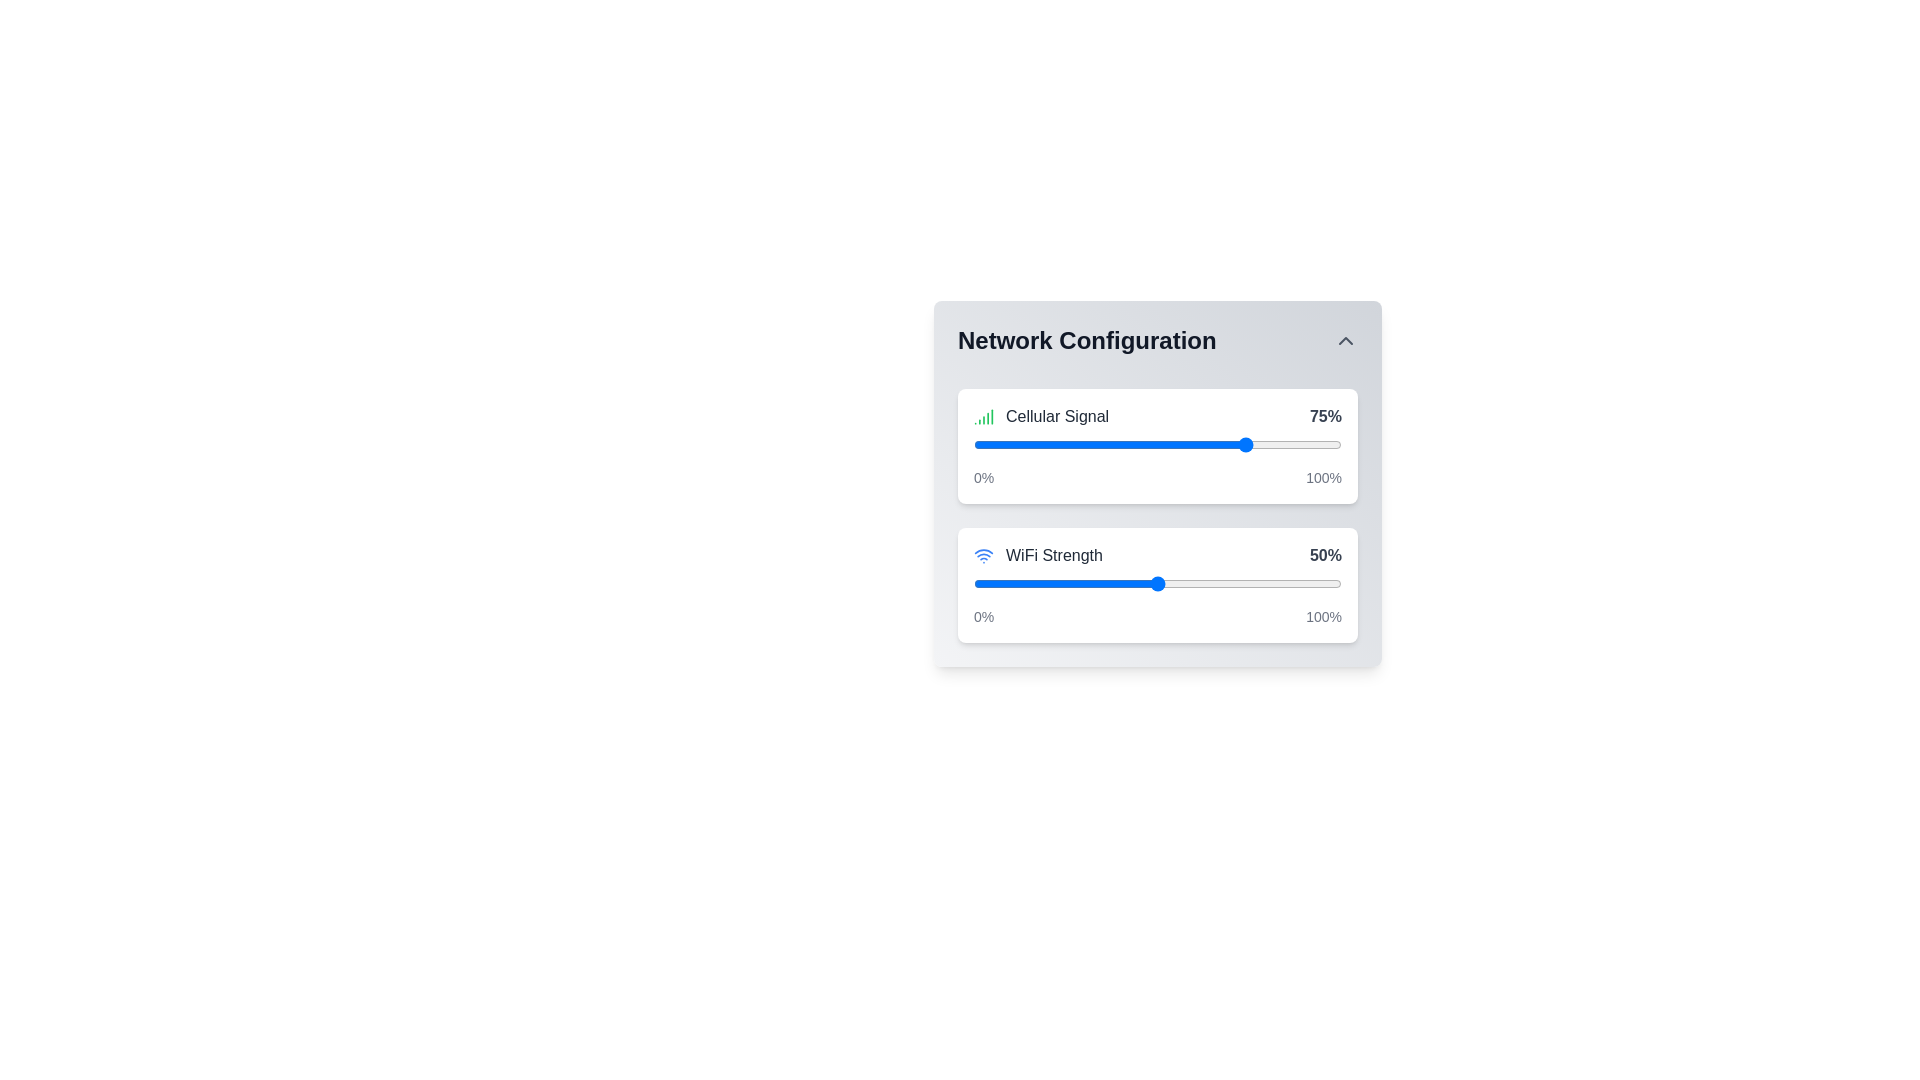 The image size is (1920, 1080). What do you see at coordinates (984, 616) in the screenshot?
I see `static text label displaying '0%' which indicates the starting percentage of the 'Cellular Signal' slider control, located at the left end of the slider` at bounding box center [984, 616].